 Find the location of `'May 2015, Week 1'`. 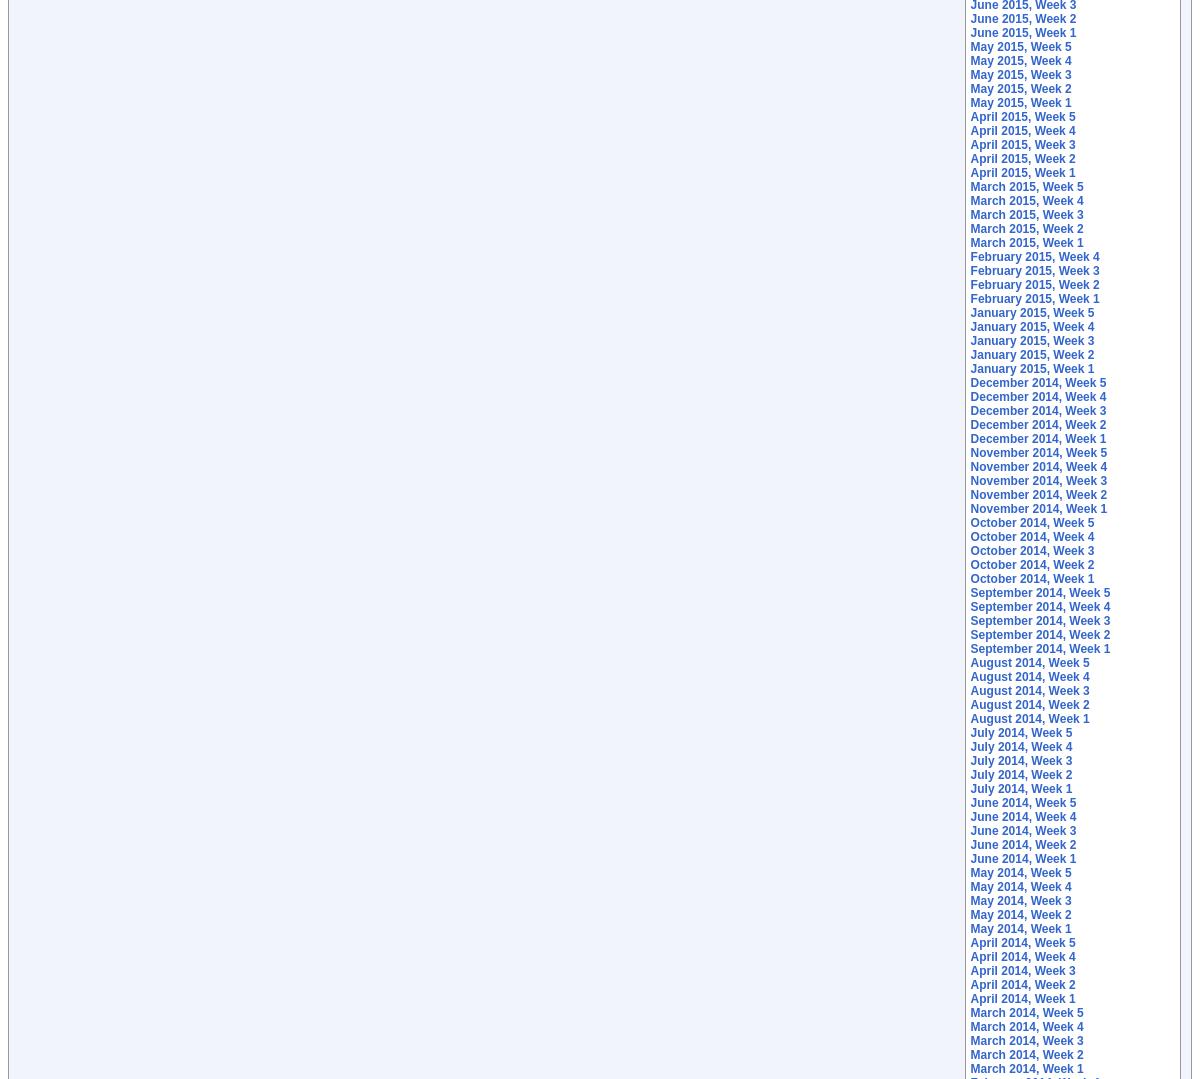

'May 2015, Week 1' is located at coordinates (969, 103).